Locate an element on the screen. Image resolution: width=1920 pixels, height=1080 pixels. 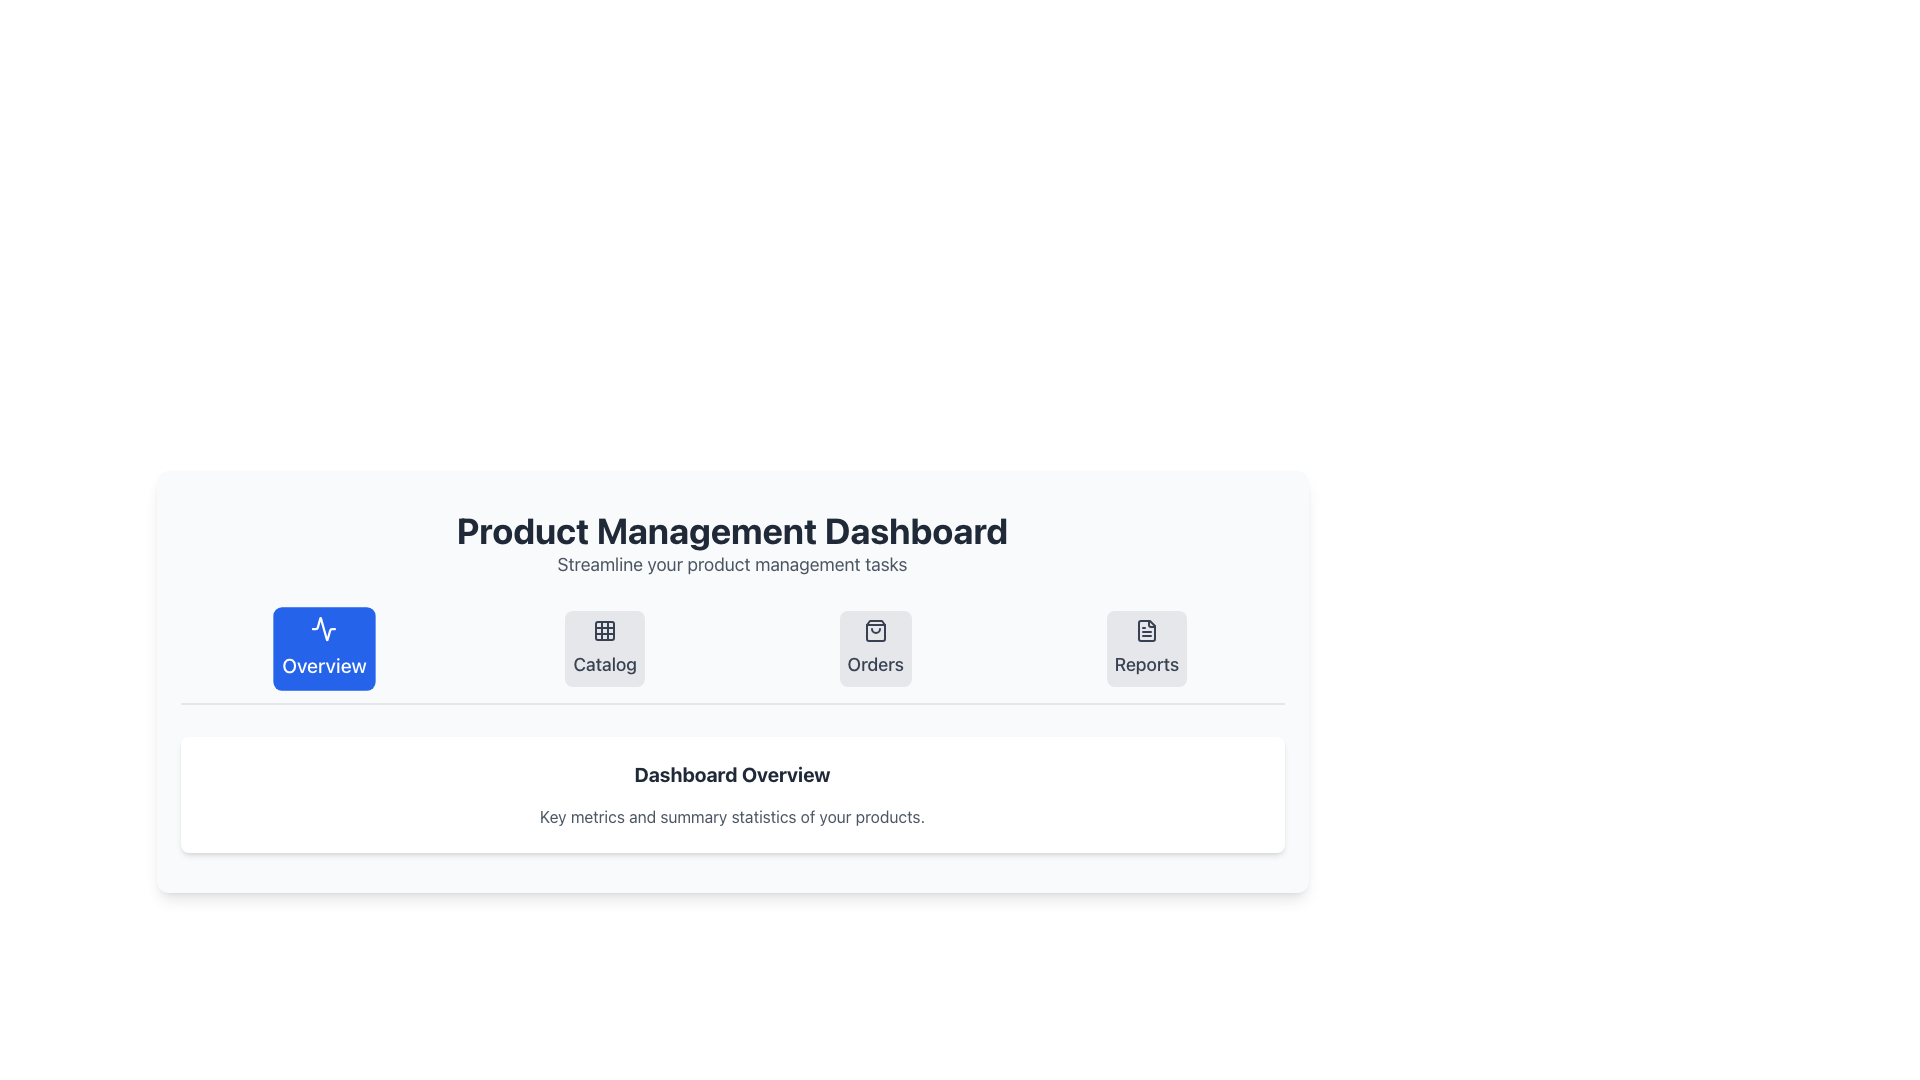
the 'Reports' icon located on the rightmost side of the navigation menu in the 'Product Management Dashboard' is located at coordinates (1146, 631).